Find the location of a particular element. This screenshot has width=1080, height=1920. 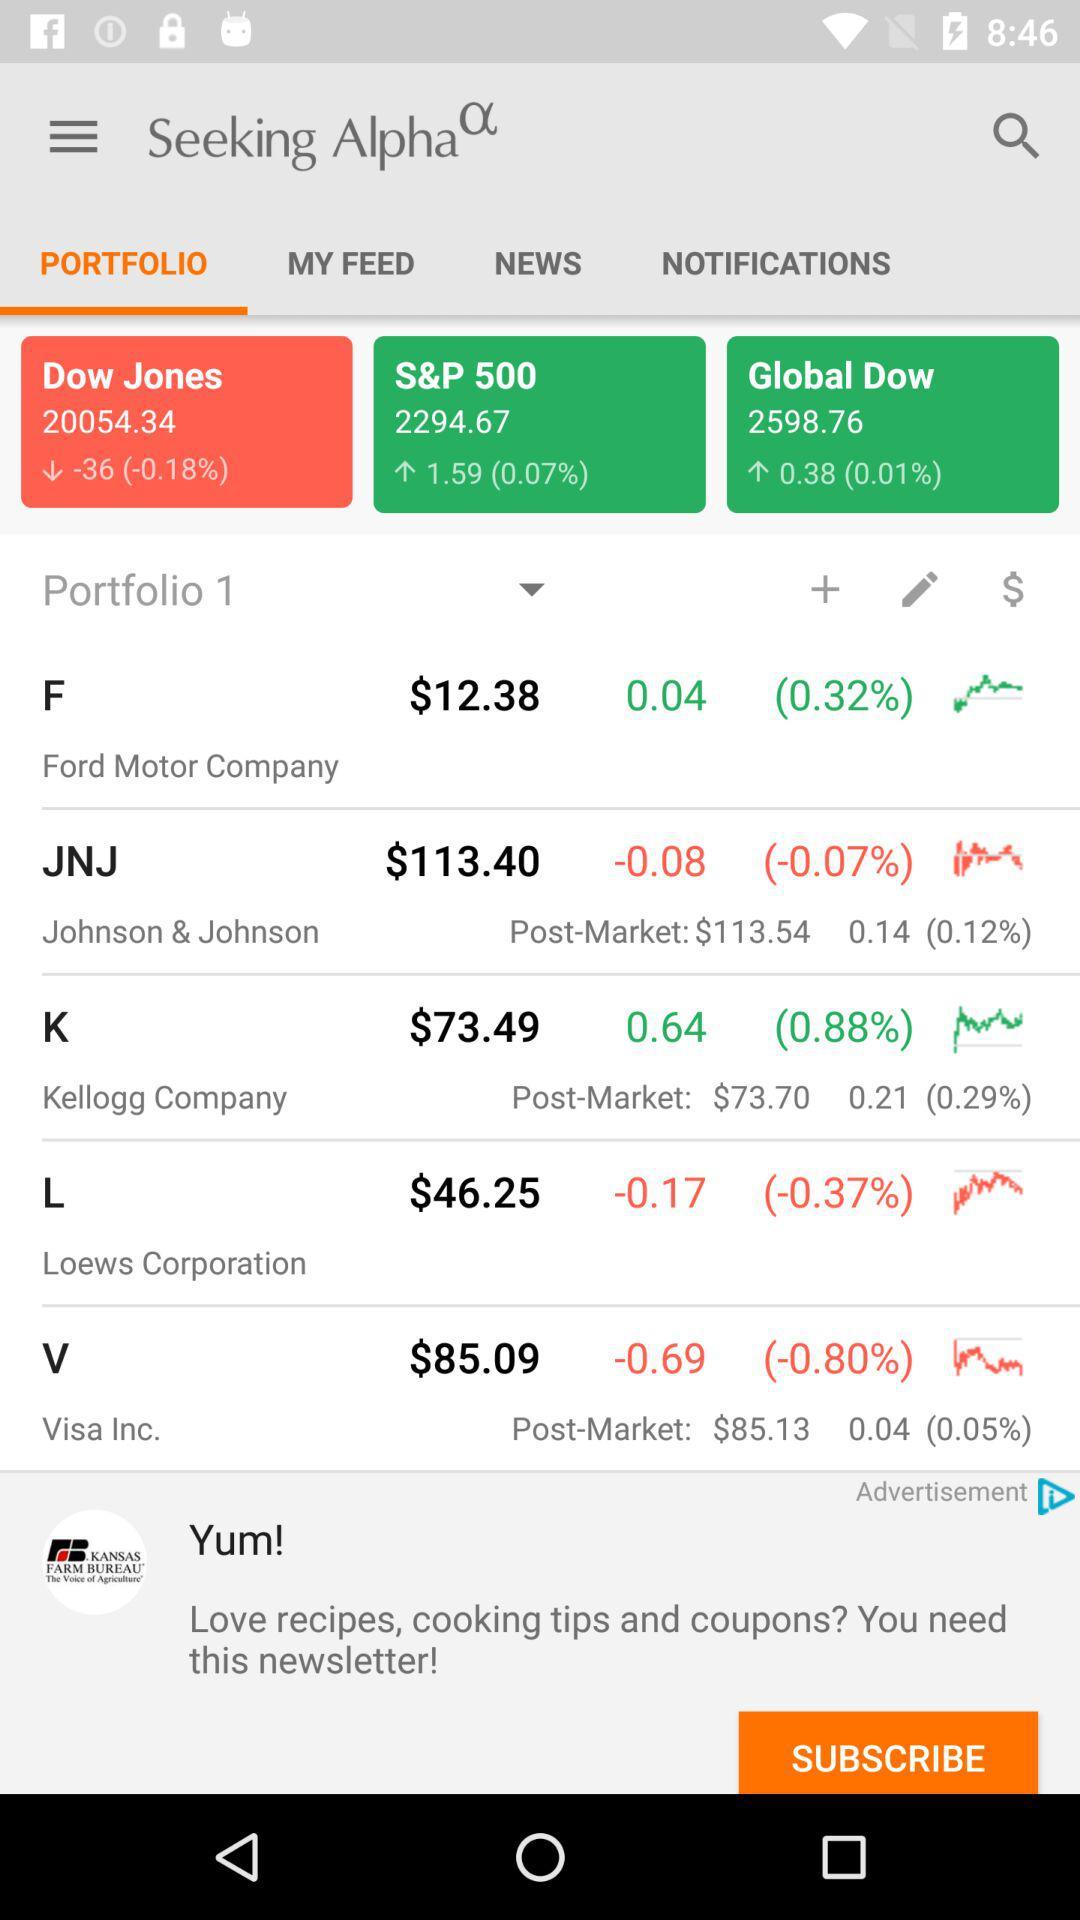

item next to yum! item is located at coordinates (94, 1561).